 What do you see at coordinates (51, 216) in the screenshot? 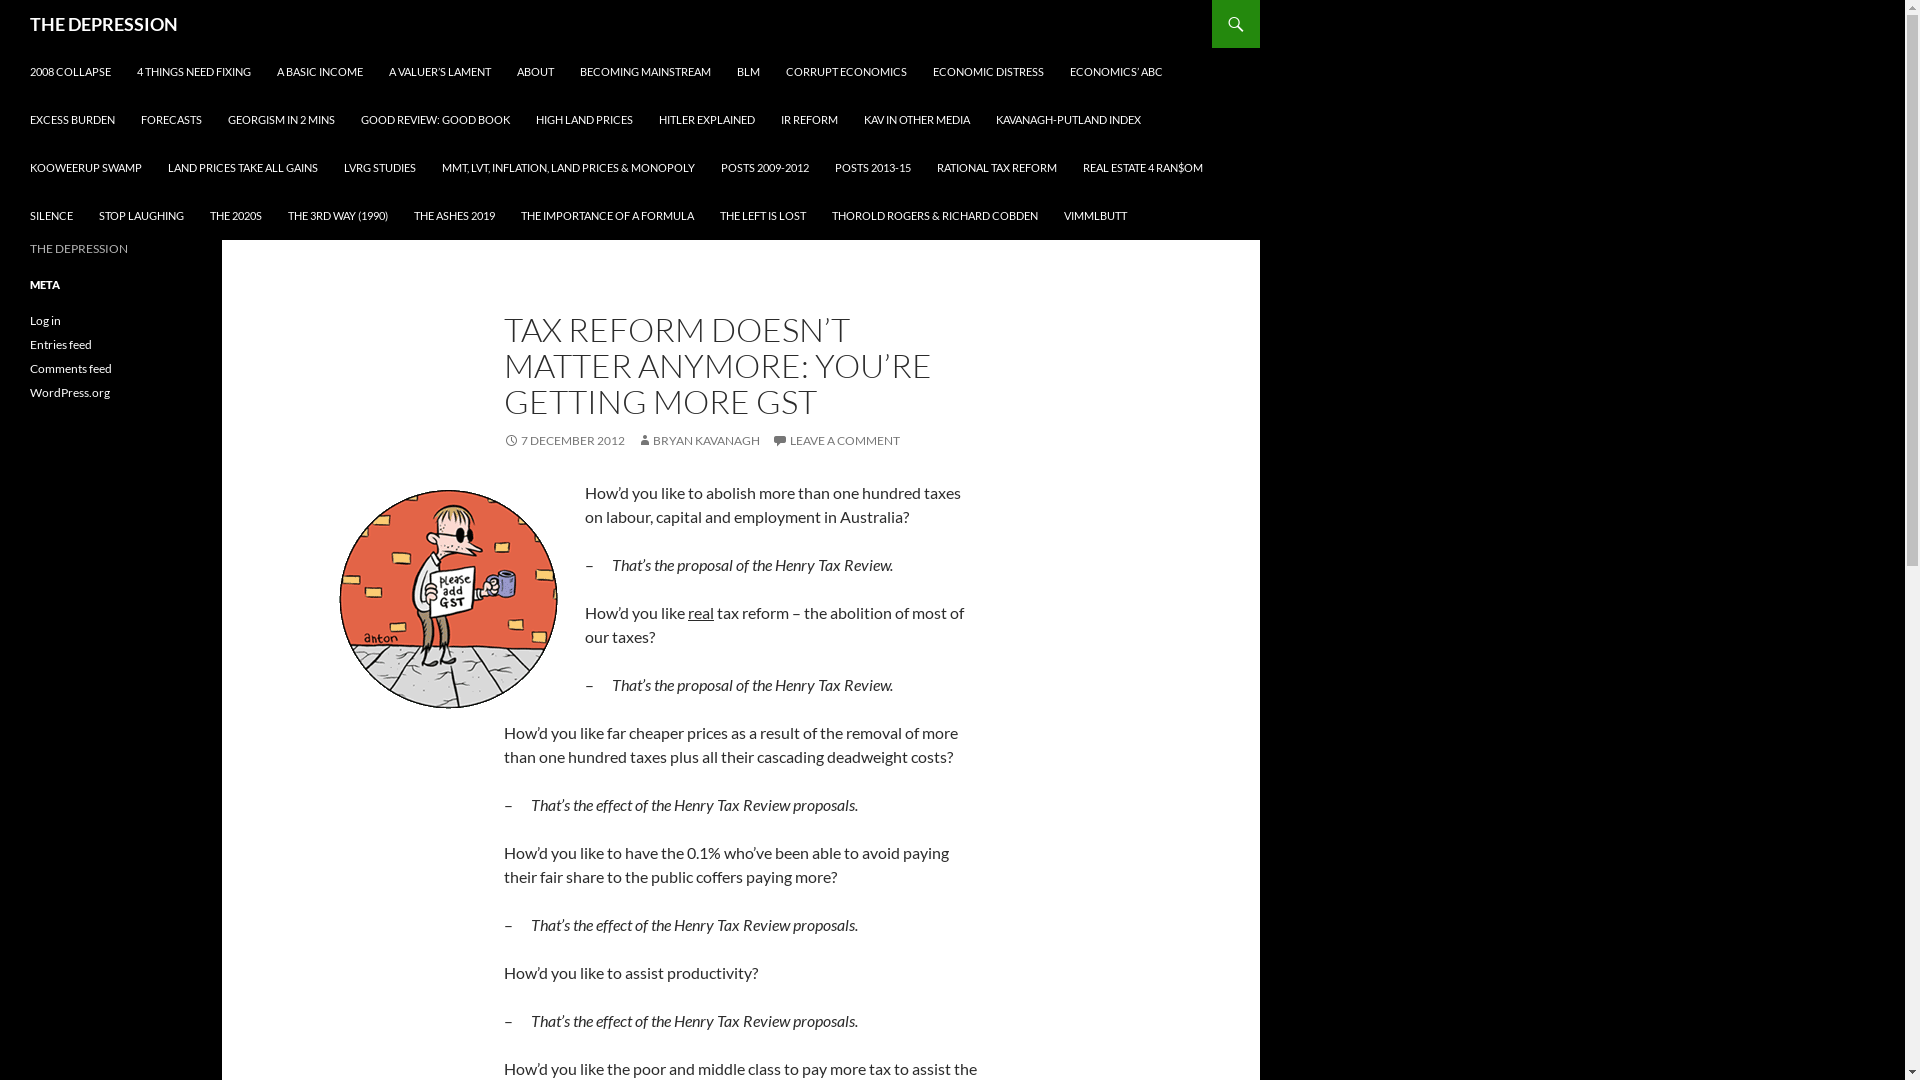
I see `'SILENCE'` at bounding box center [51, 216].